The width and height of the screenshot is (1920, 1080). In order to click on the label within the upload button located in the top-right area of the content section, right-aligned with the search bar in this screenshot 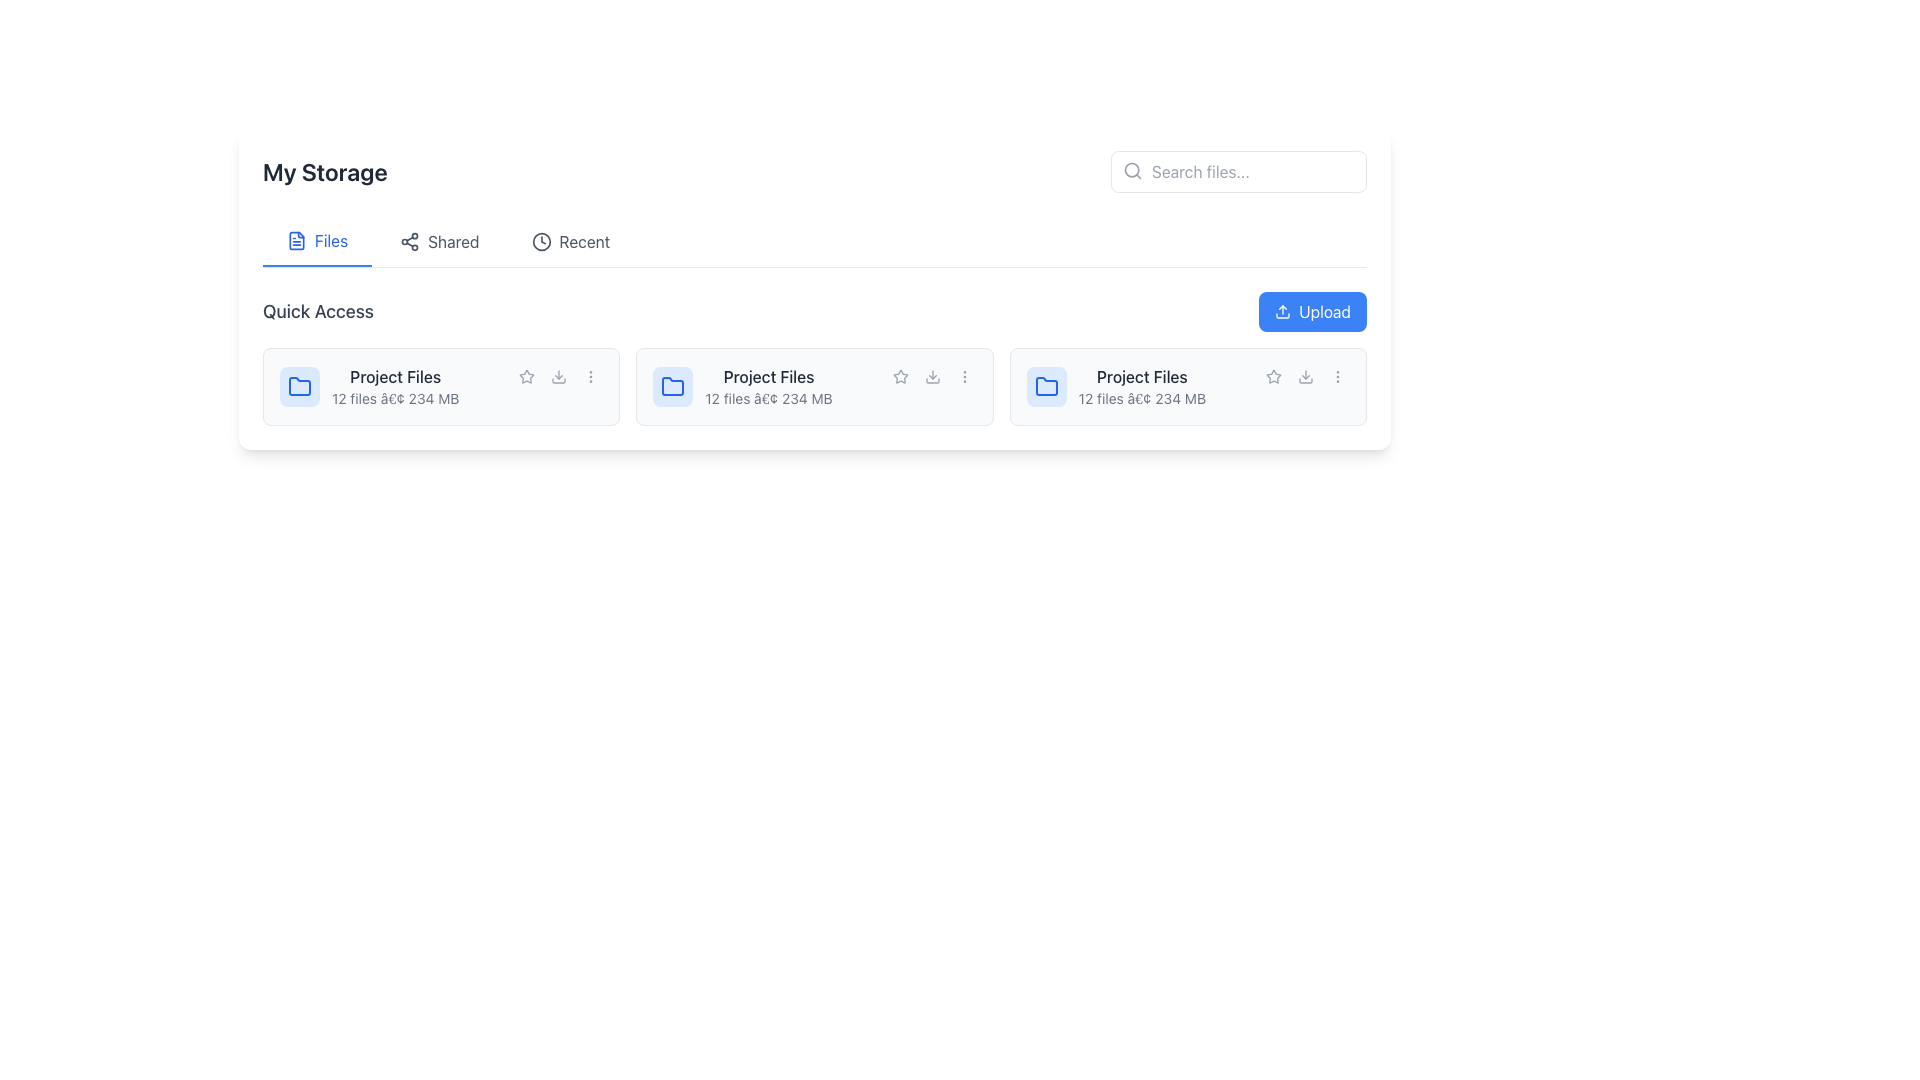, I will do `click(1324, 312)`.